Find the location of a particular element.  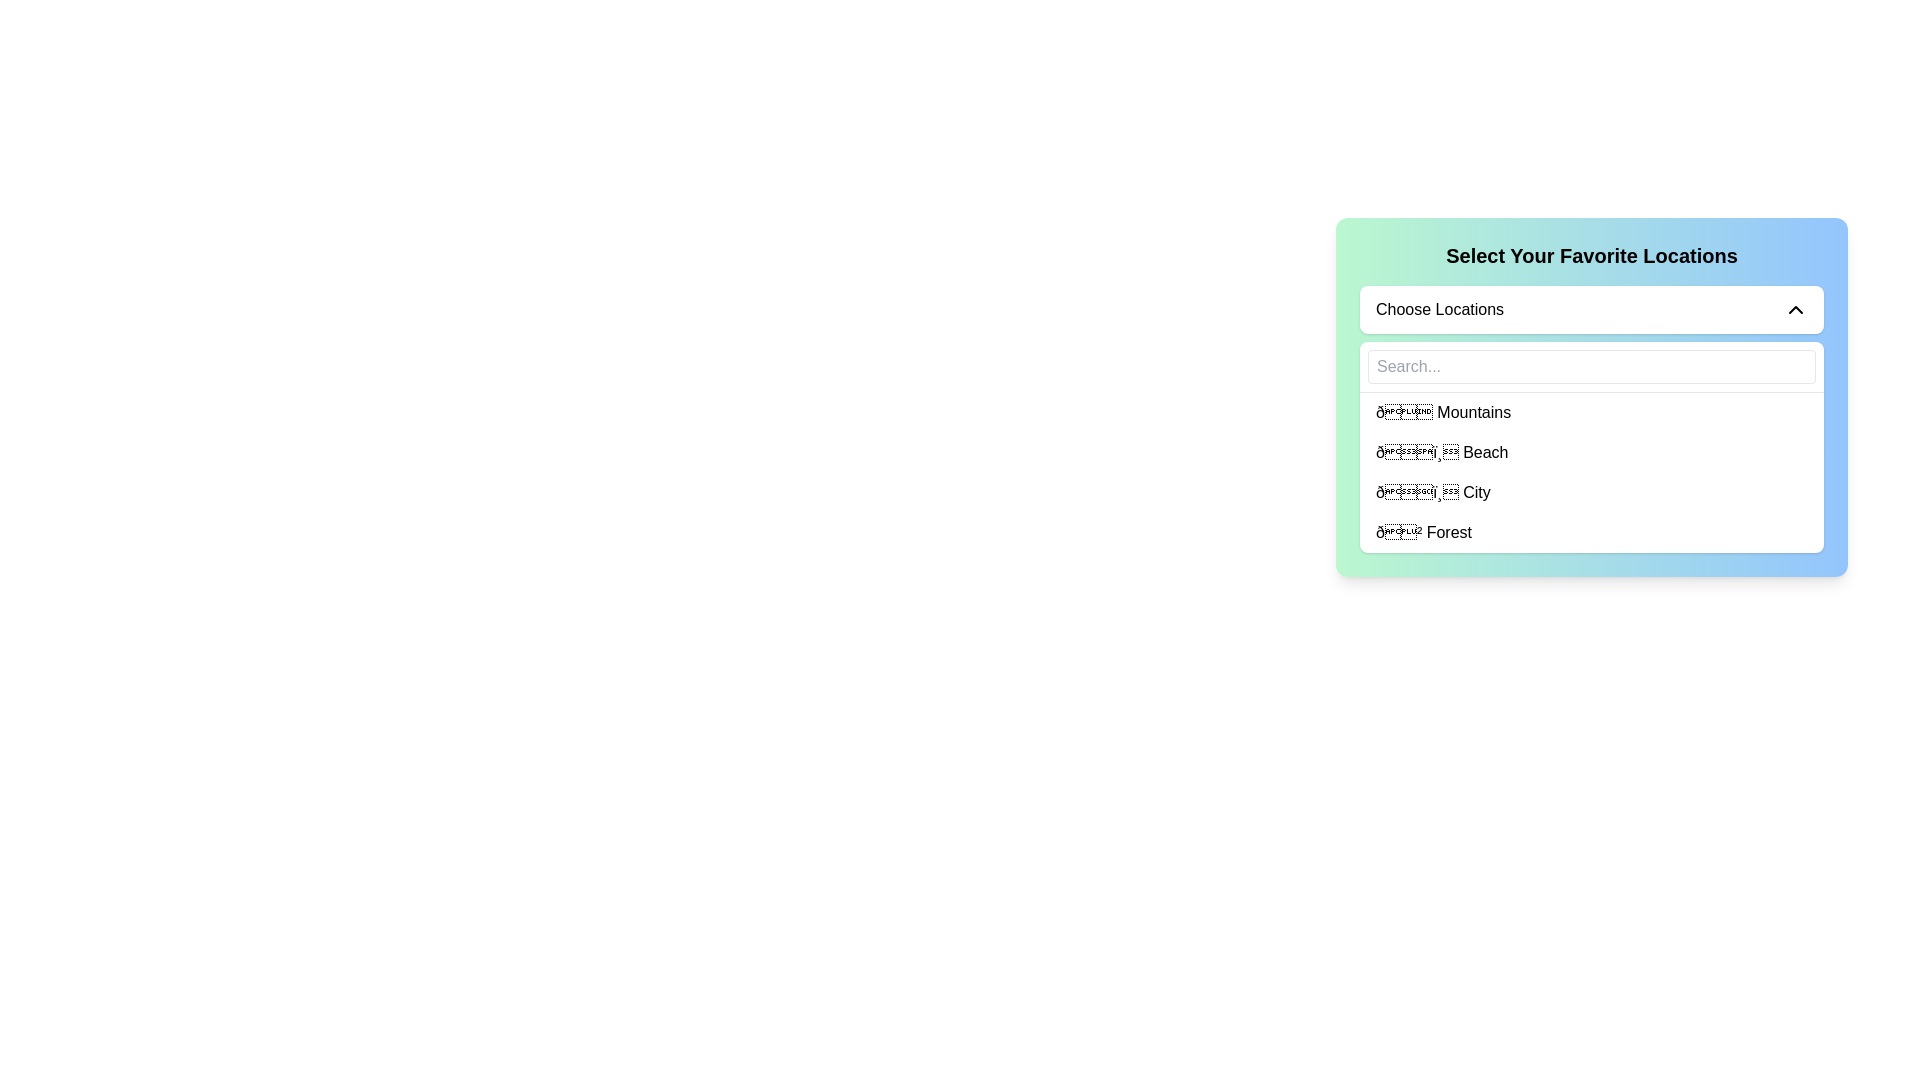

the dropdown list item displaying '🏖️ Beach' is located at coordinates (1442, 452).